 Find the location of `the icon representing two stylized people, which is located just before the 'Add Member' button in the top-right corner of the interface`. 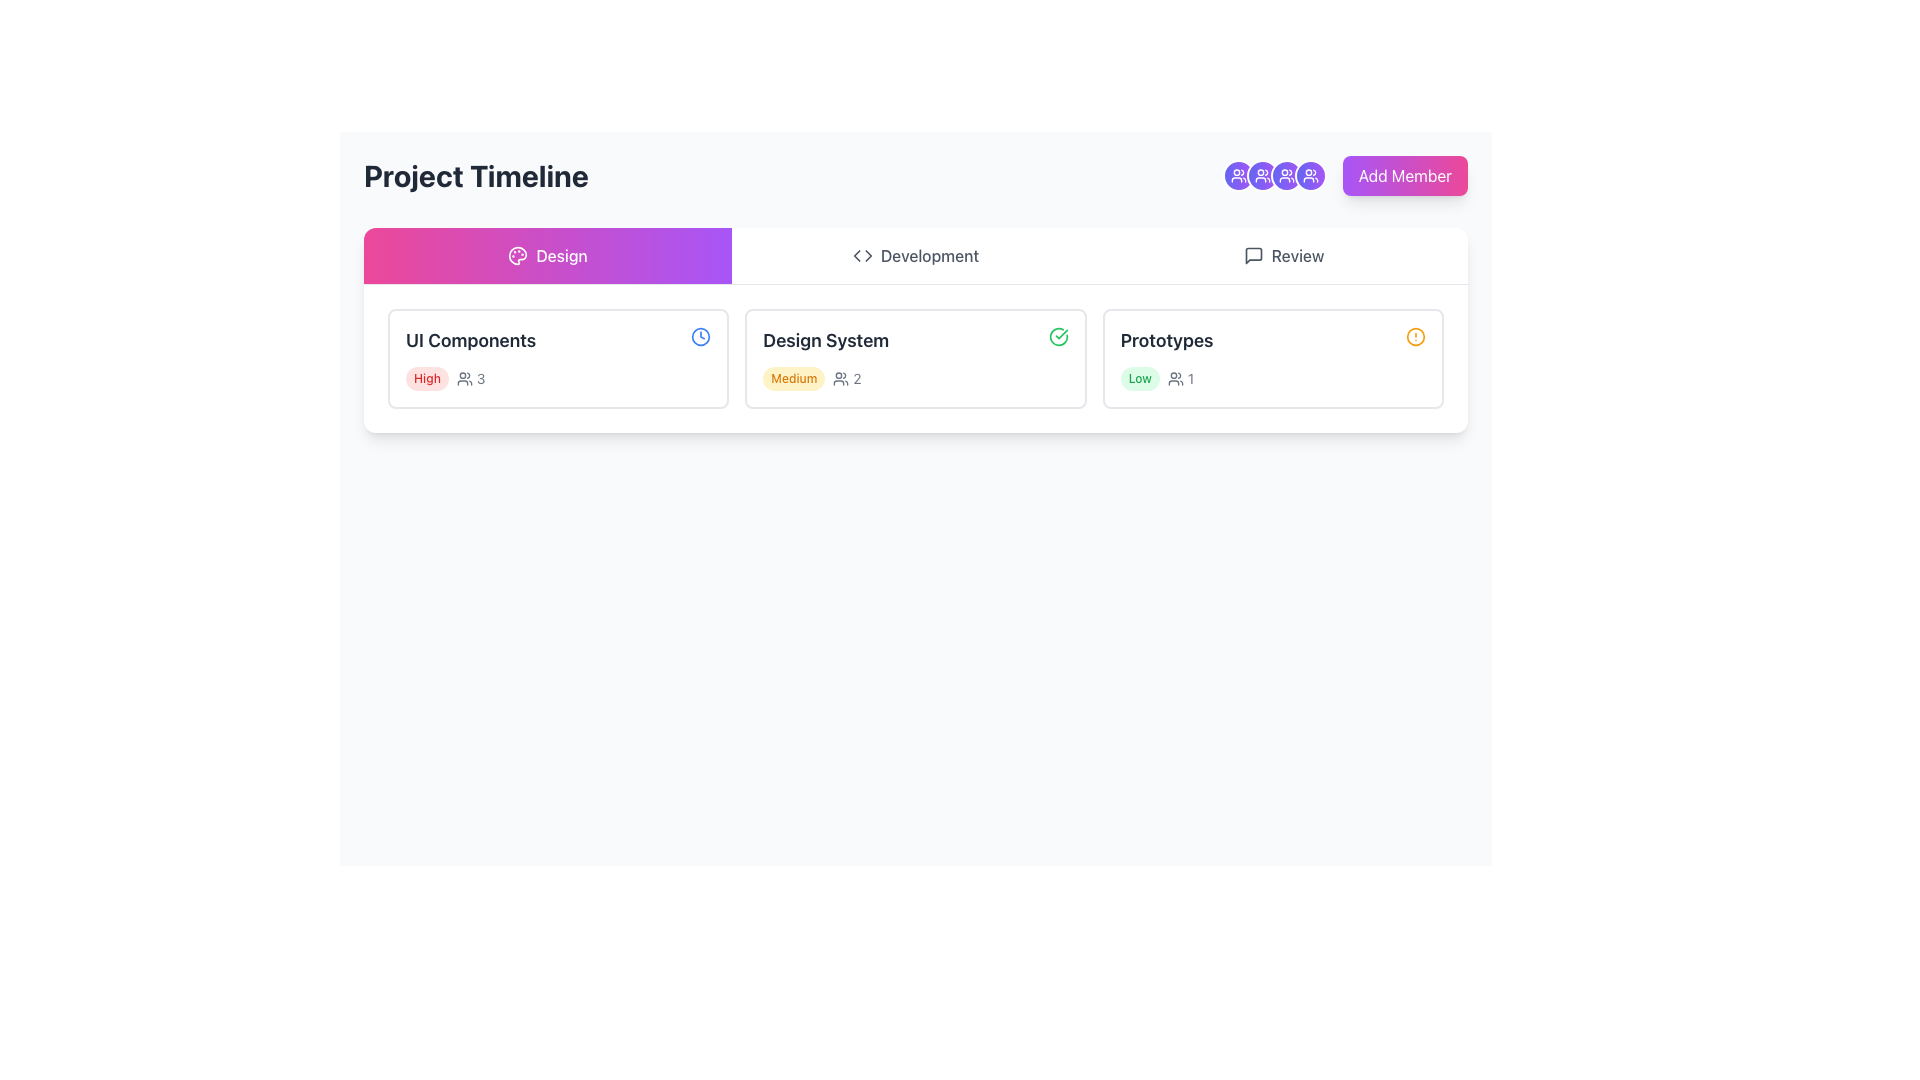

the icon representing two stylized people, which is located just before the 'Add Member' button in the top-right corner of the interface is located at coordinates (1237, 175).